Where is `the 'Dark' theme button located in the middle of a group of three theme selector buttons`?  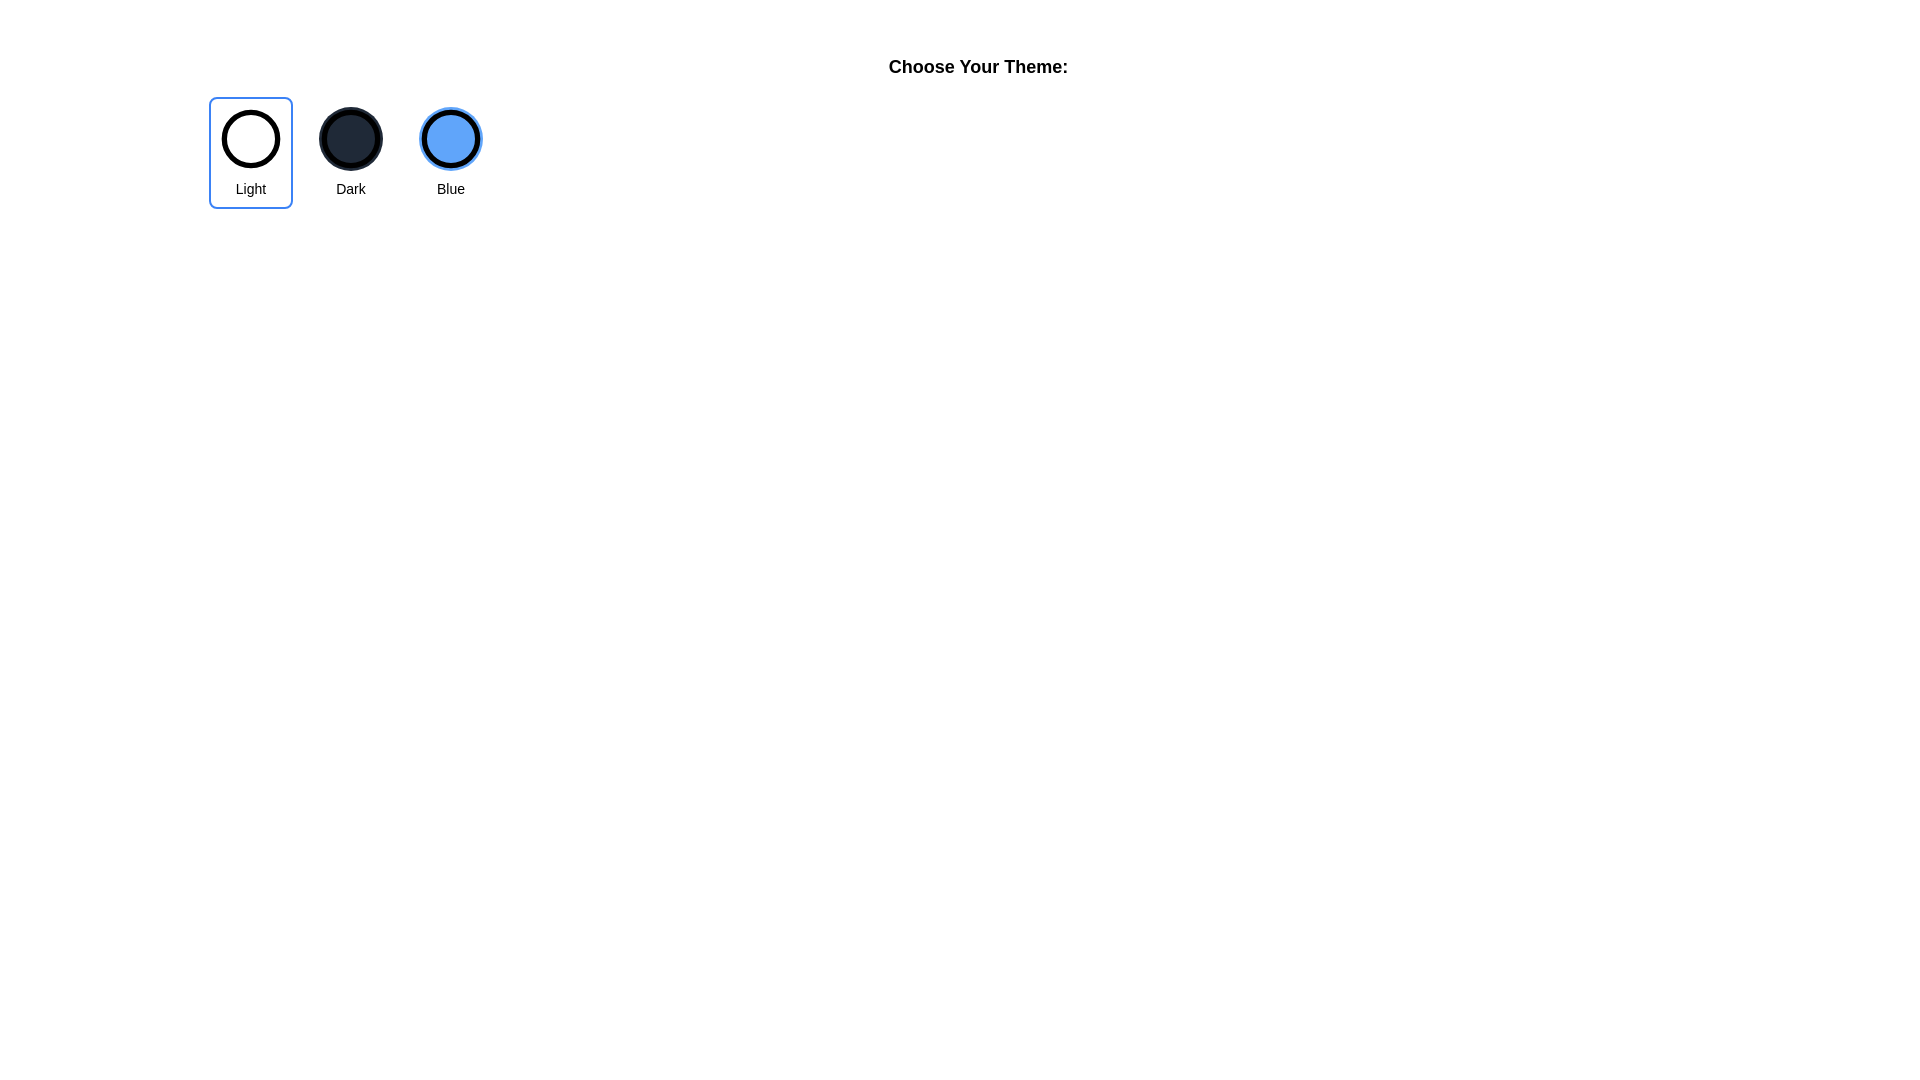 the 'Dark' theme button located in the middle of a group of three theme selector buttons is located at coordinates (350, 152).